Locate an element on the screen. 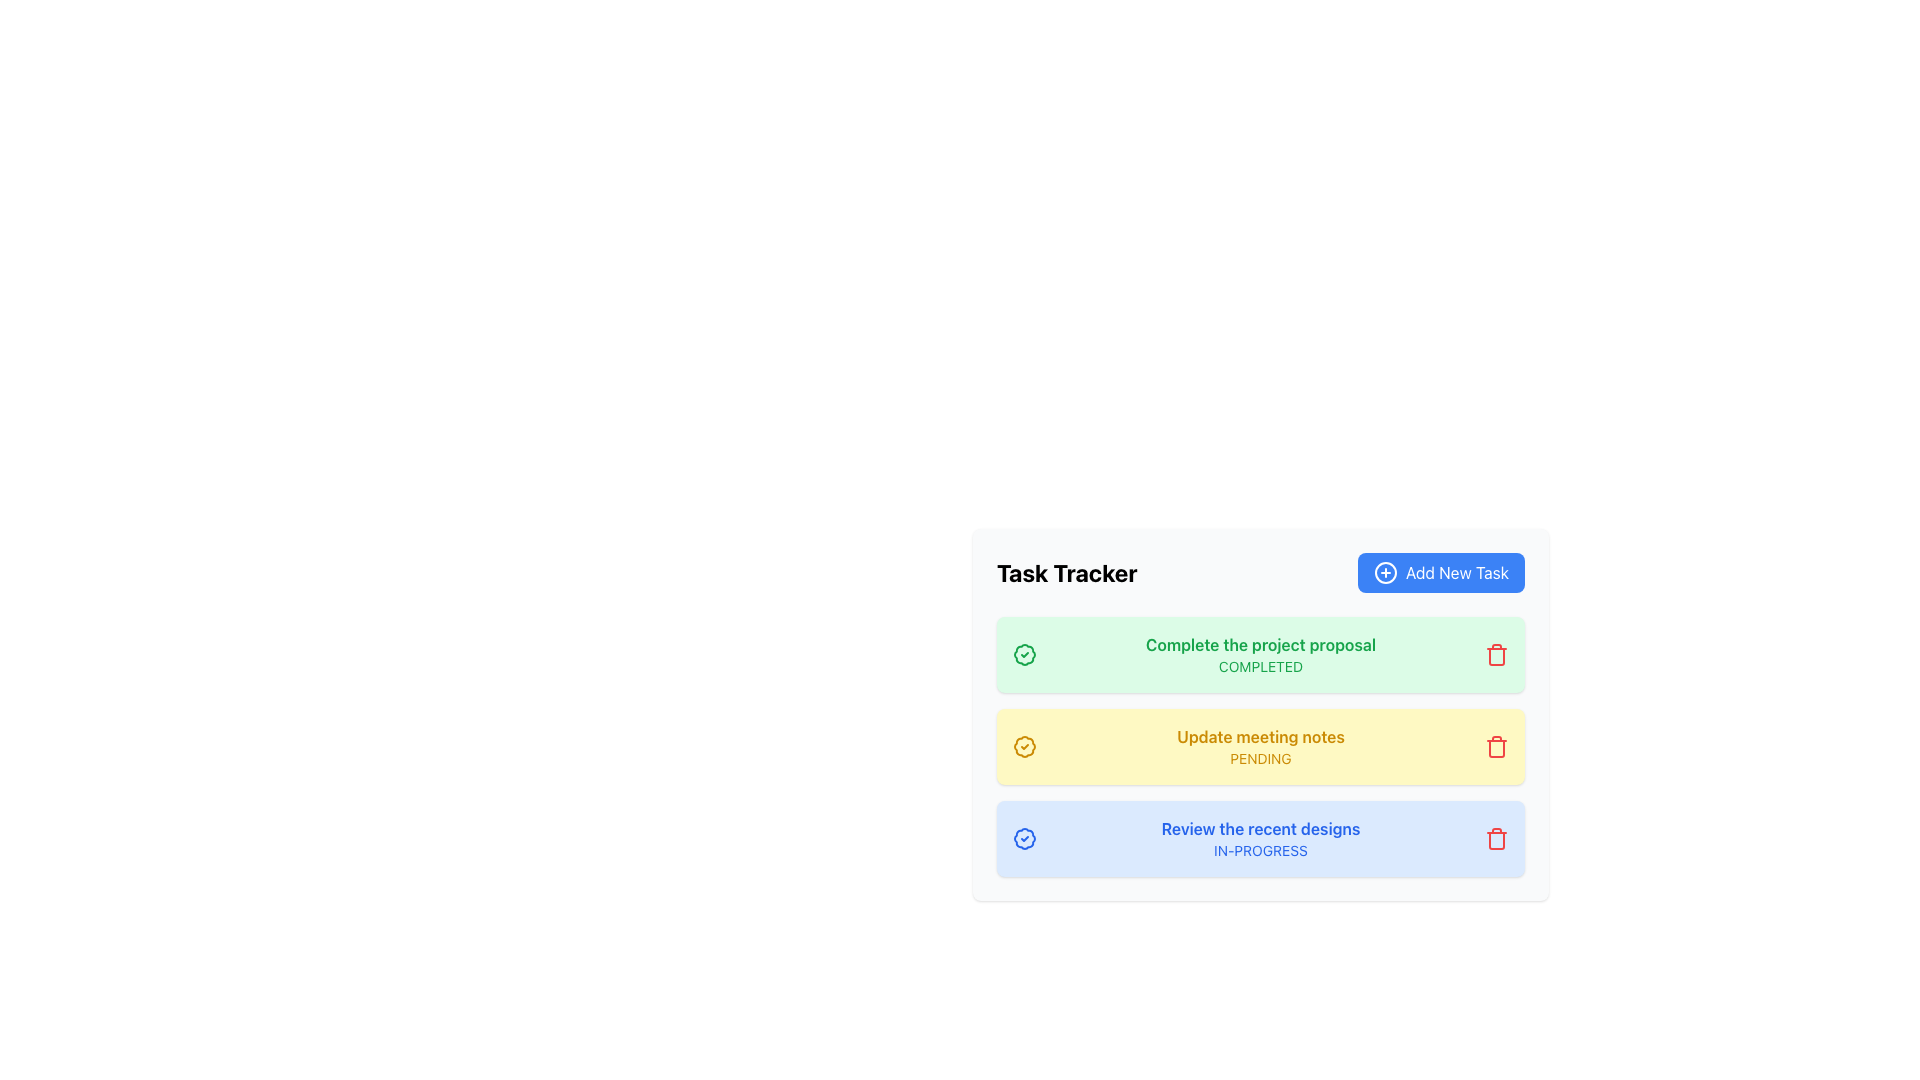 This screenshot has width=1920, height=1080. the Text Display element that shows the task title and its current status 'PENDING', which is the second task entry in the task tracker interface is located at coordinates (1260, 747).